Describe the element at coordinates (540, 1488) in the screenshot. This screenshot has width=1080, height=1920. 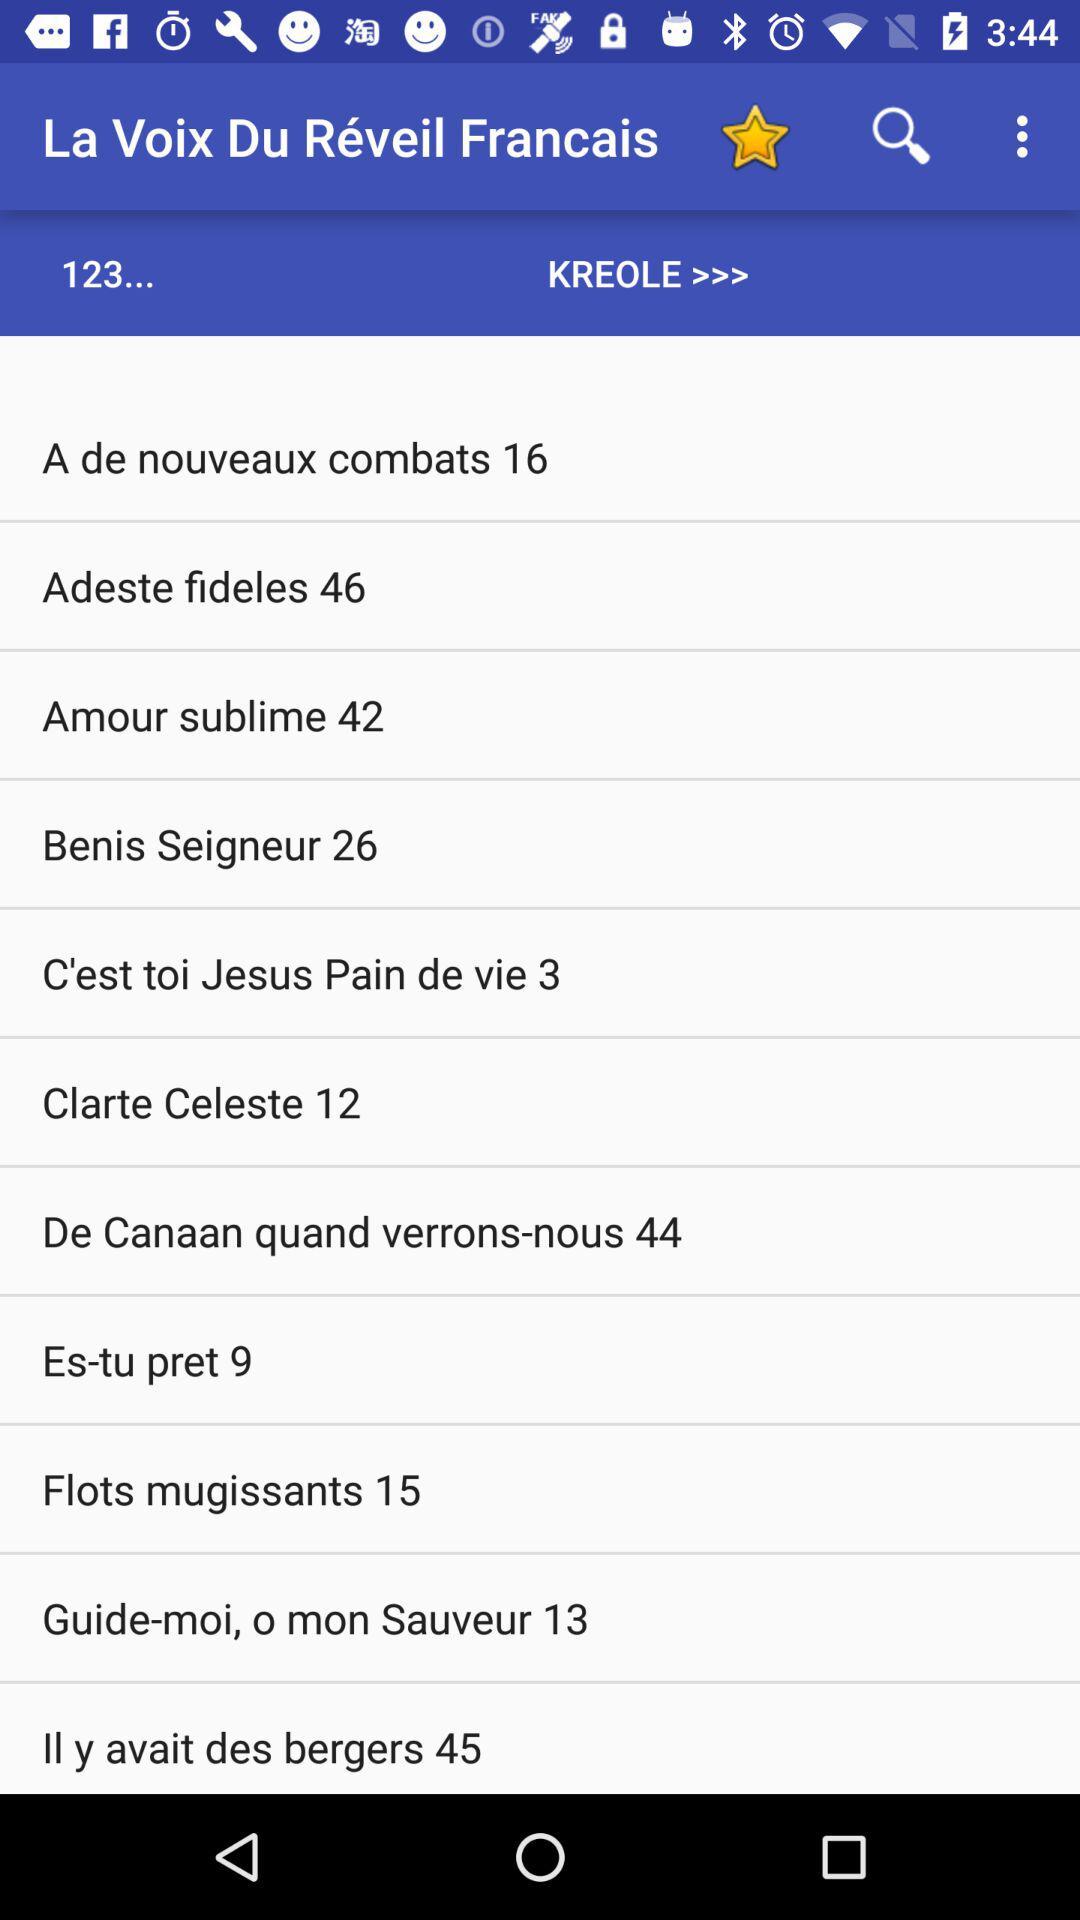
I see `icon below es tu pret icon` at that location.